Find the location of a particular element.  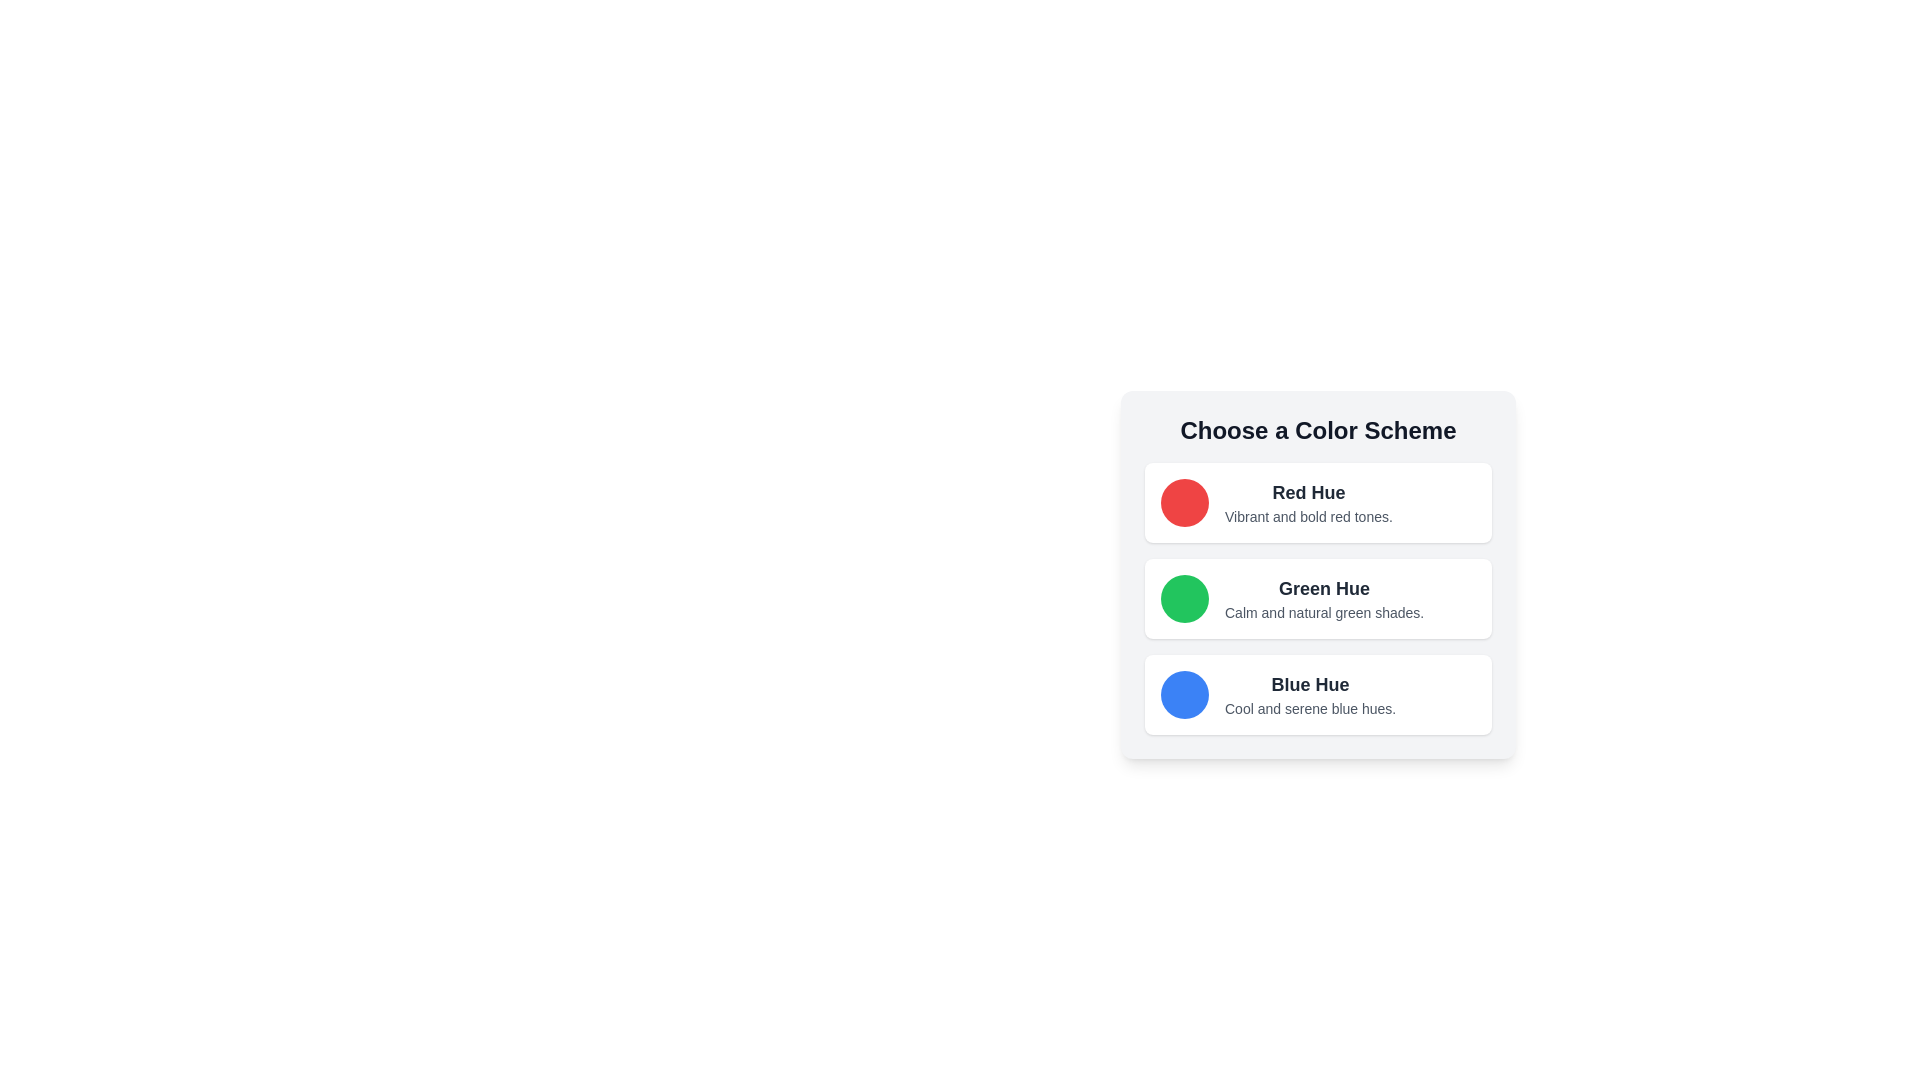

the text label that reads 'Green Hue' in bold, part of the second card under 'Choose a Color Scheme' located near the center-right of the card is located at coordinates (1324, 597).